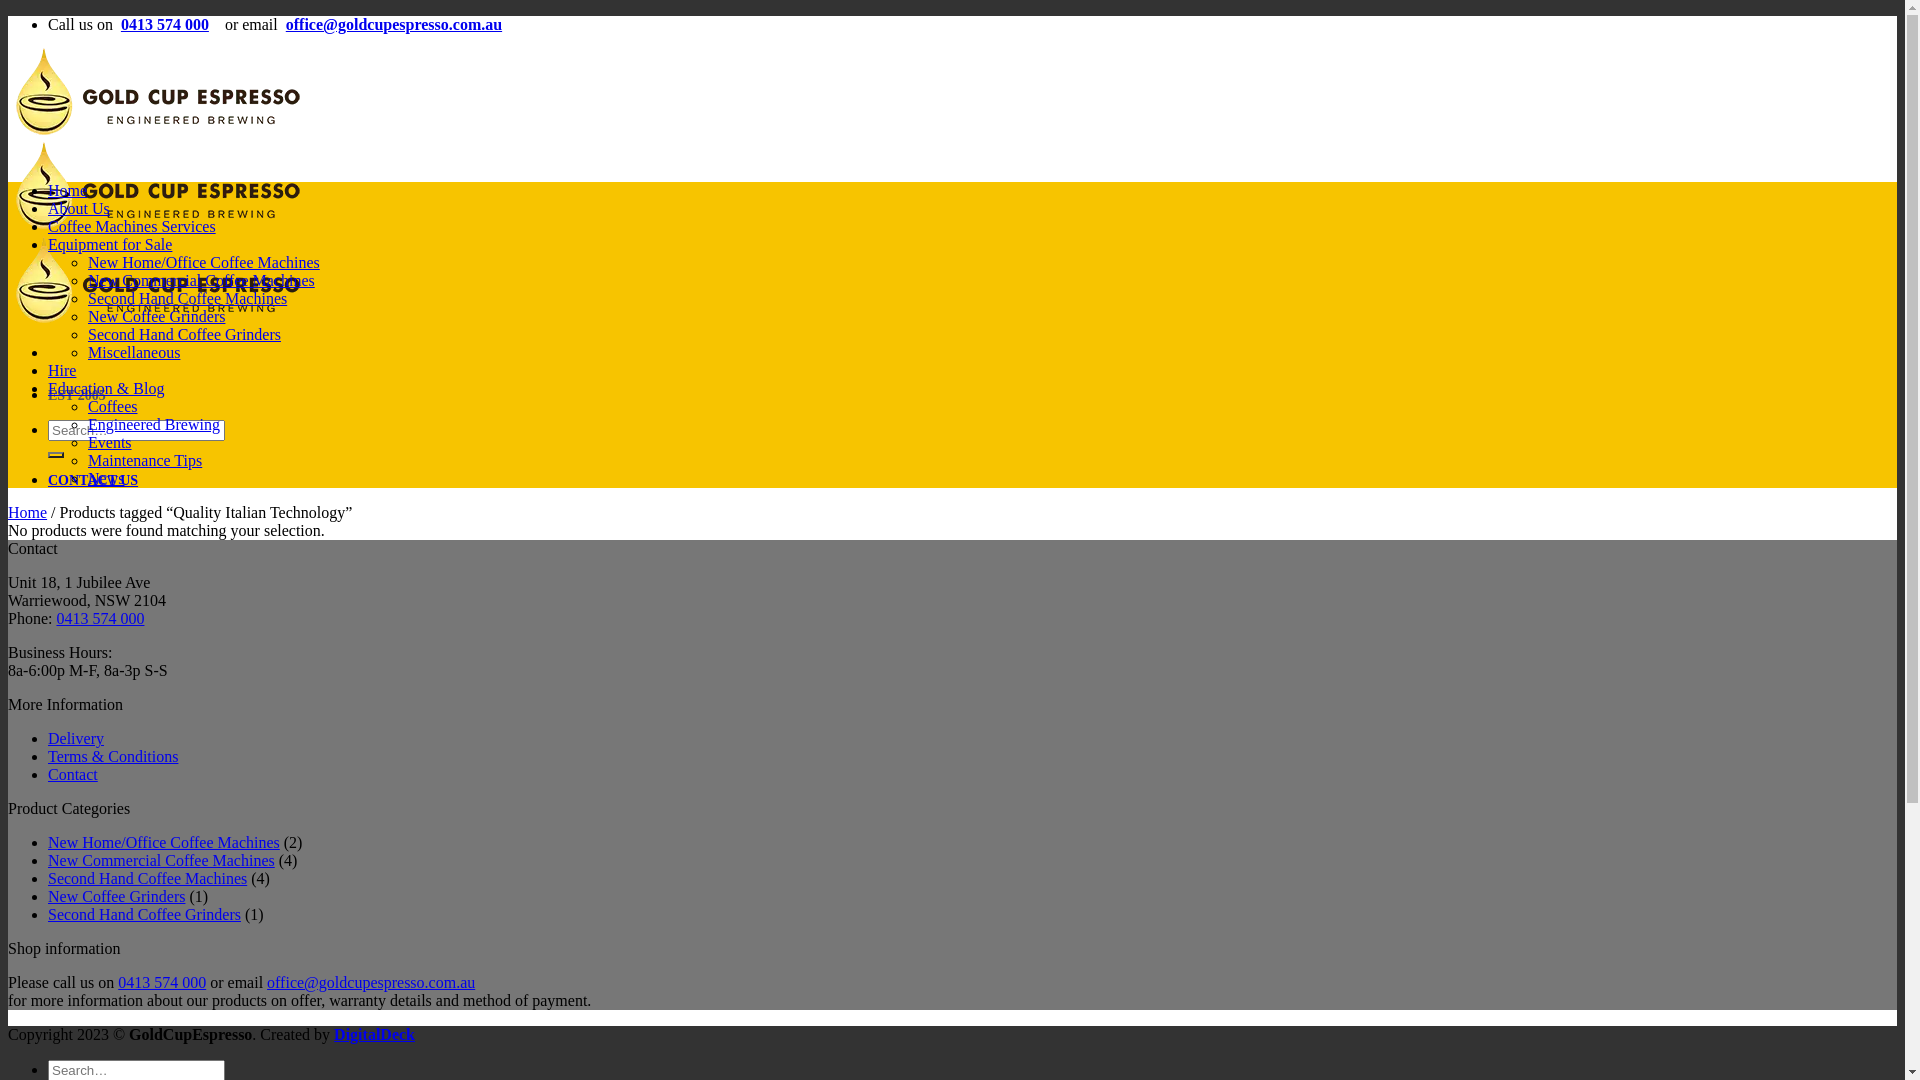 The height and width of the screenshot is (1080, 1920). I want to click on 'Search', so click(56, 455).